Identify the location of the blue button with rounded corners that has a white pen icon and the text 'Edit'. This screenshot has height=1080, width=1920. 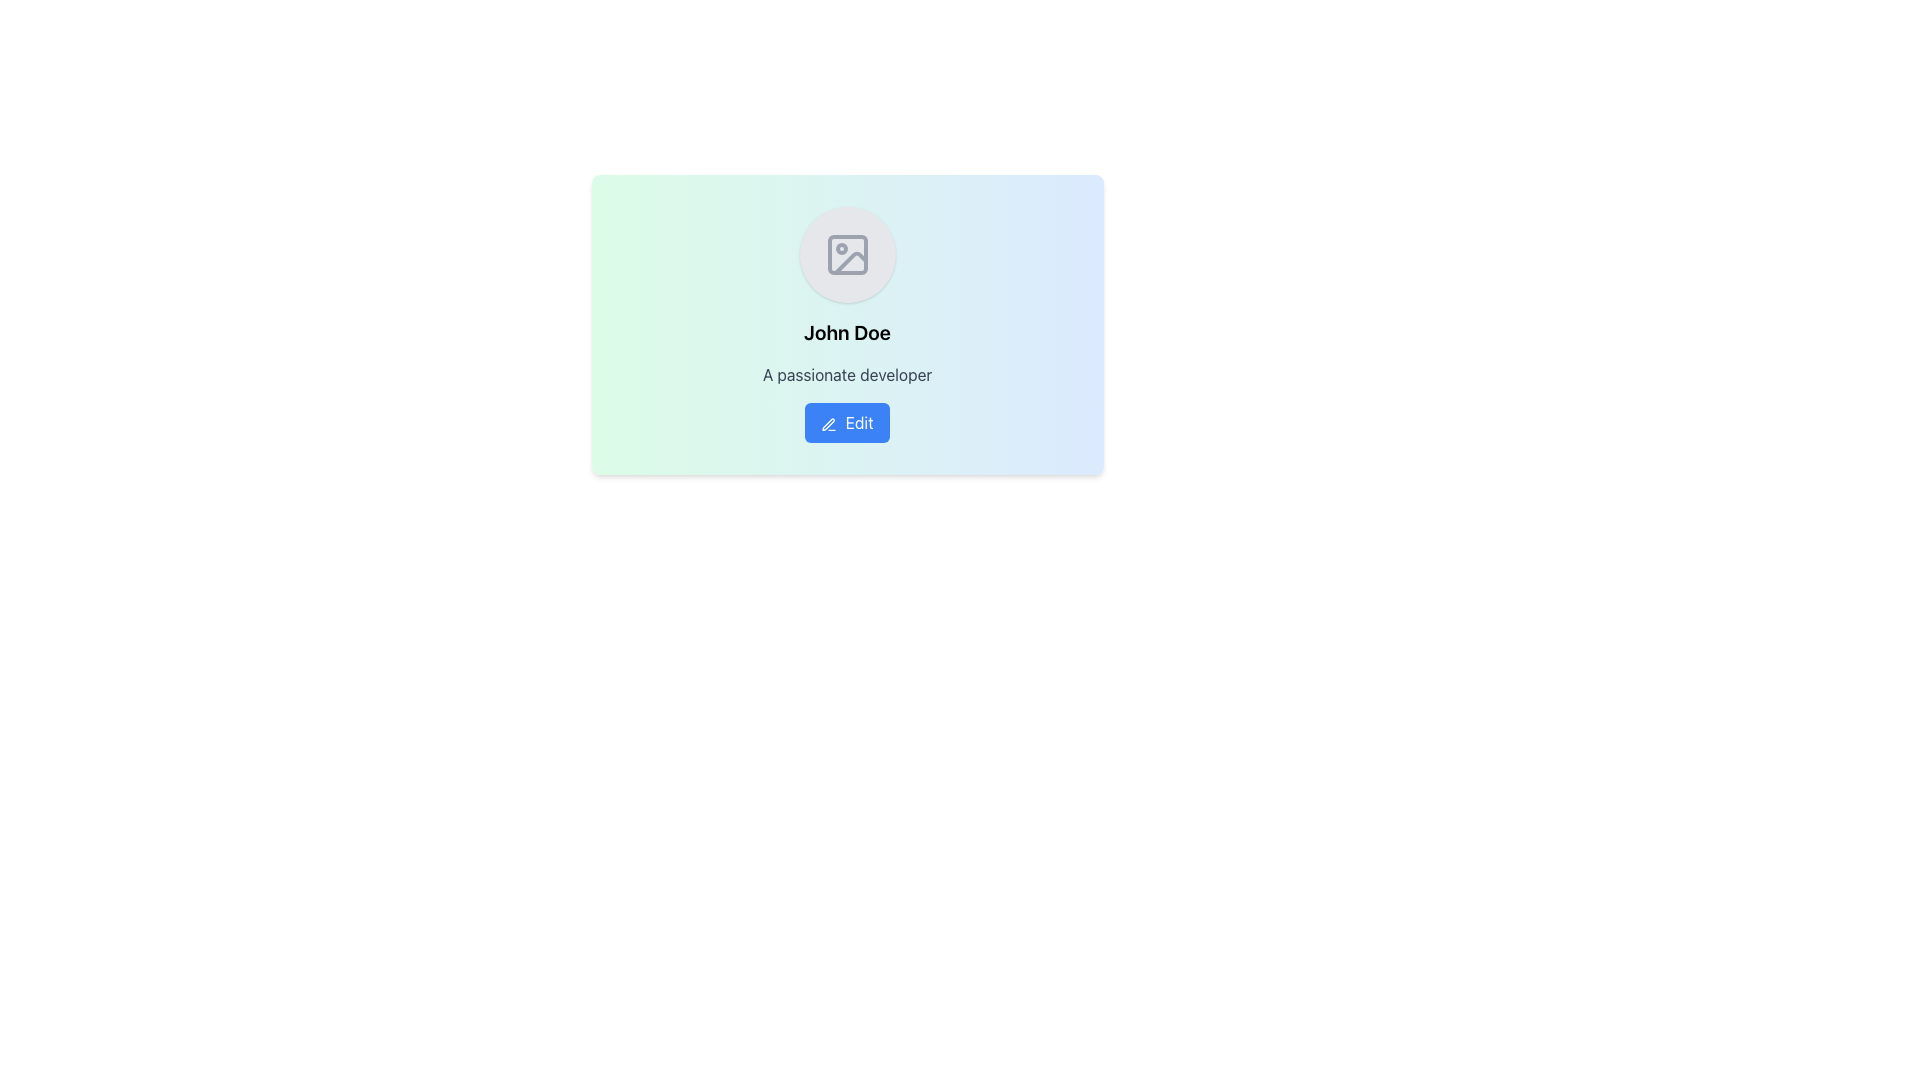
(847, 422).